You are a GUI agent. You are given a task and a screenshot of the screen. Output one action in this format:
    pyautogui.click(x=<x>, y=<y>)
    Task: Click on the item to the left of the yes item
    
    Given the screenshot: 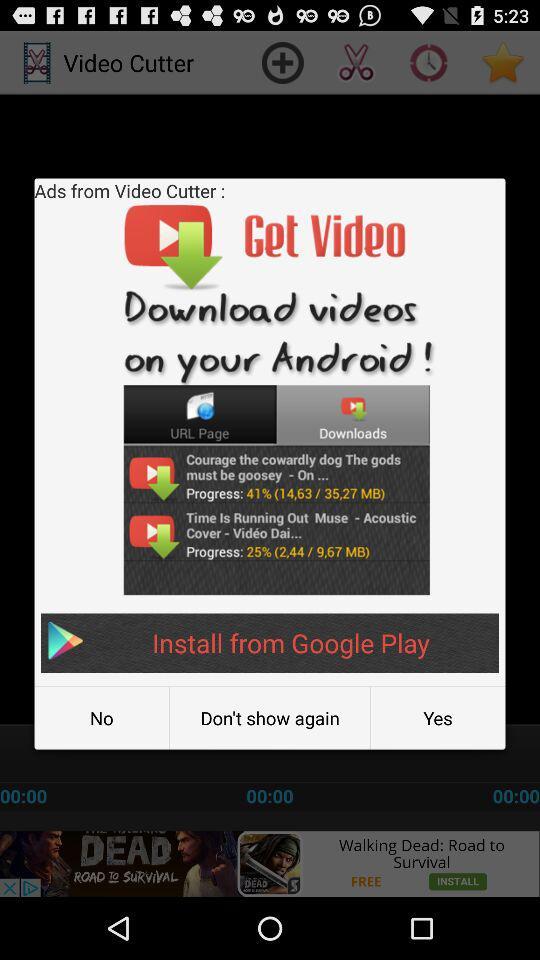 What is the action you would take?
    pyautogui.click(x=270, y=718)
    